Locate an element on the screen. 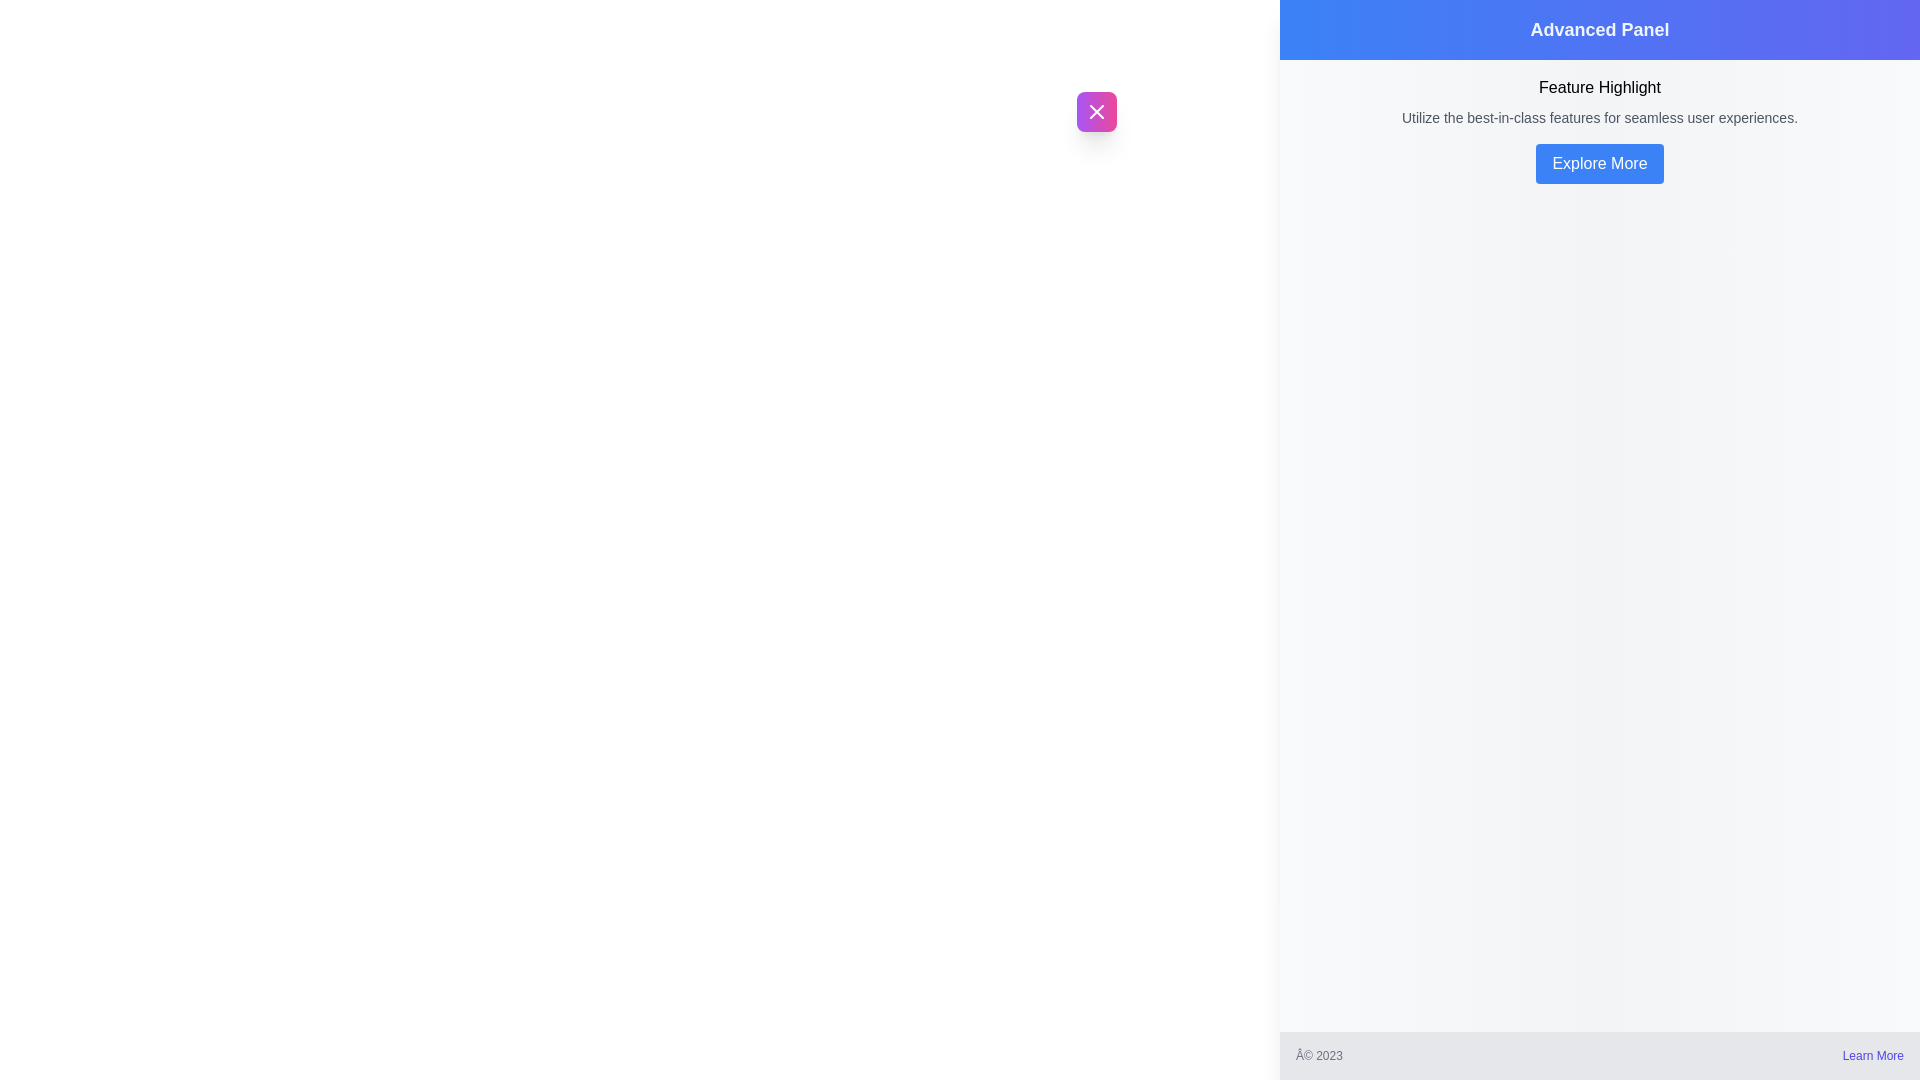 This screenshot has width=1920, height=1080. the prominently styled button with rounded corners and a blue background that has the text 'Explore More' in white, located below the subtitle 'Feature Highlight' in the 'Advanced Panel' group is located at coordinates (1598, 163).